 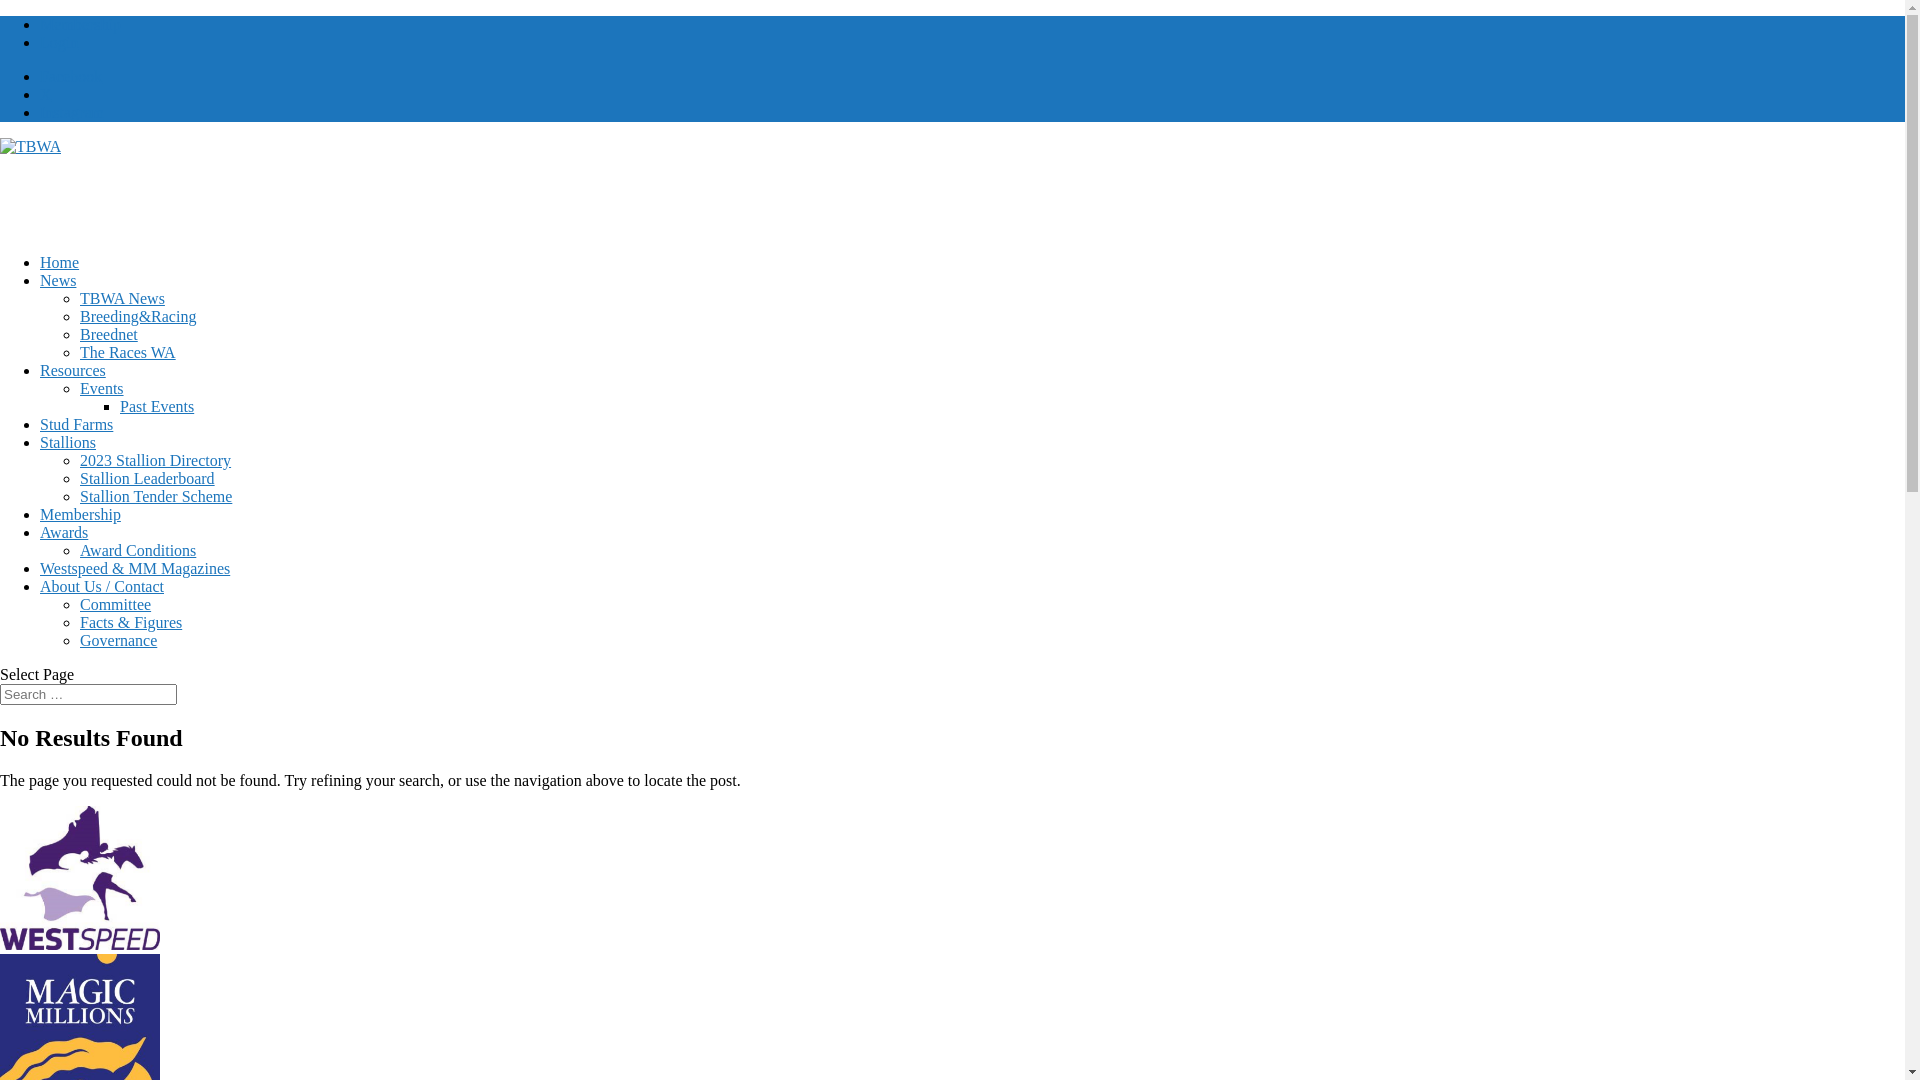 I want to click on 'Stud Farms', so click(x=76, y=423).